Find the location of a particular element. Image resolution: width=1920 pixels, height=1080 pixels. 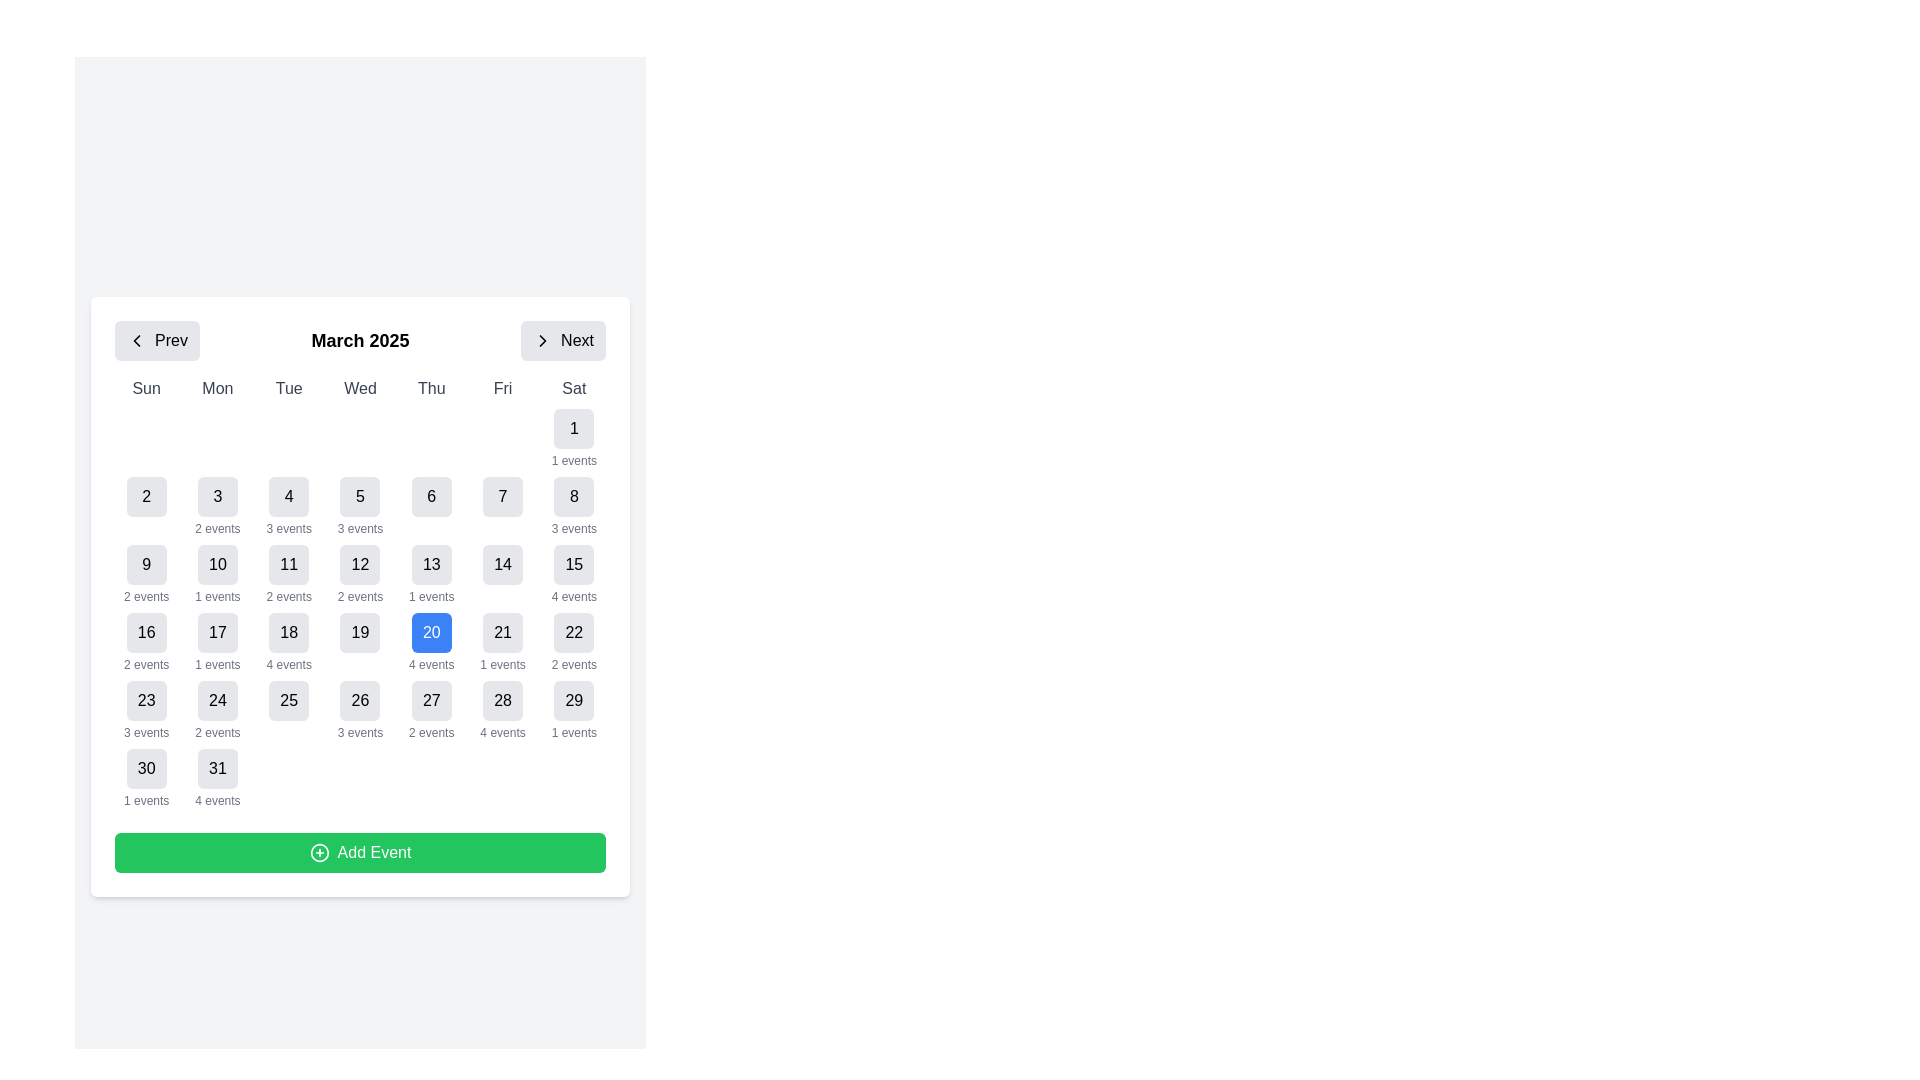

the button representing Monday, March 17th in the calendar is located at coordinates (217, 632).